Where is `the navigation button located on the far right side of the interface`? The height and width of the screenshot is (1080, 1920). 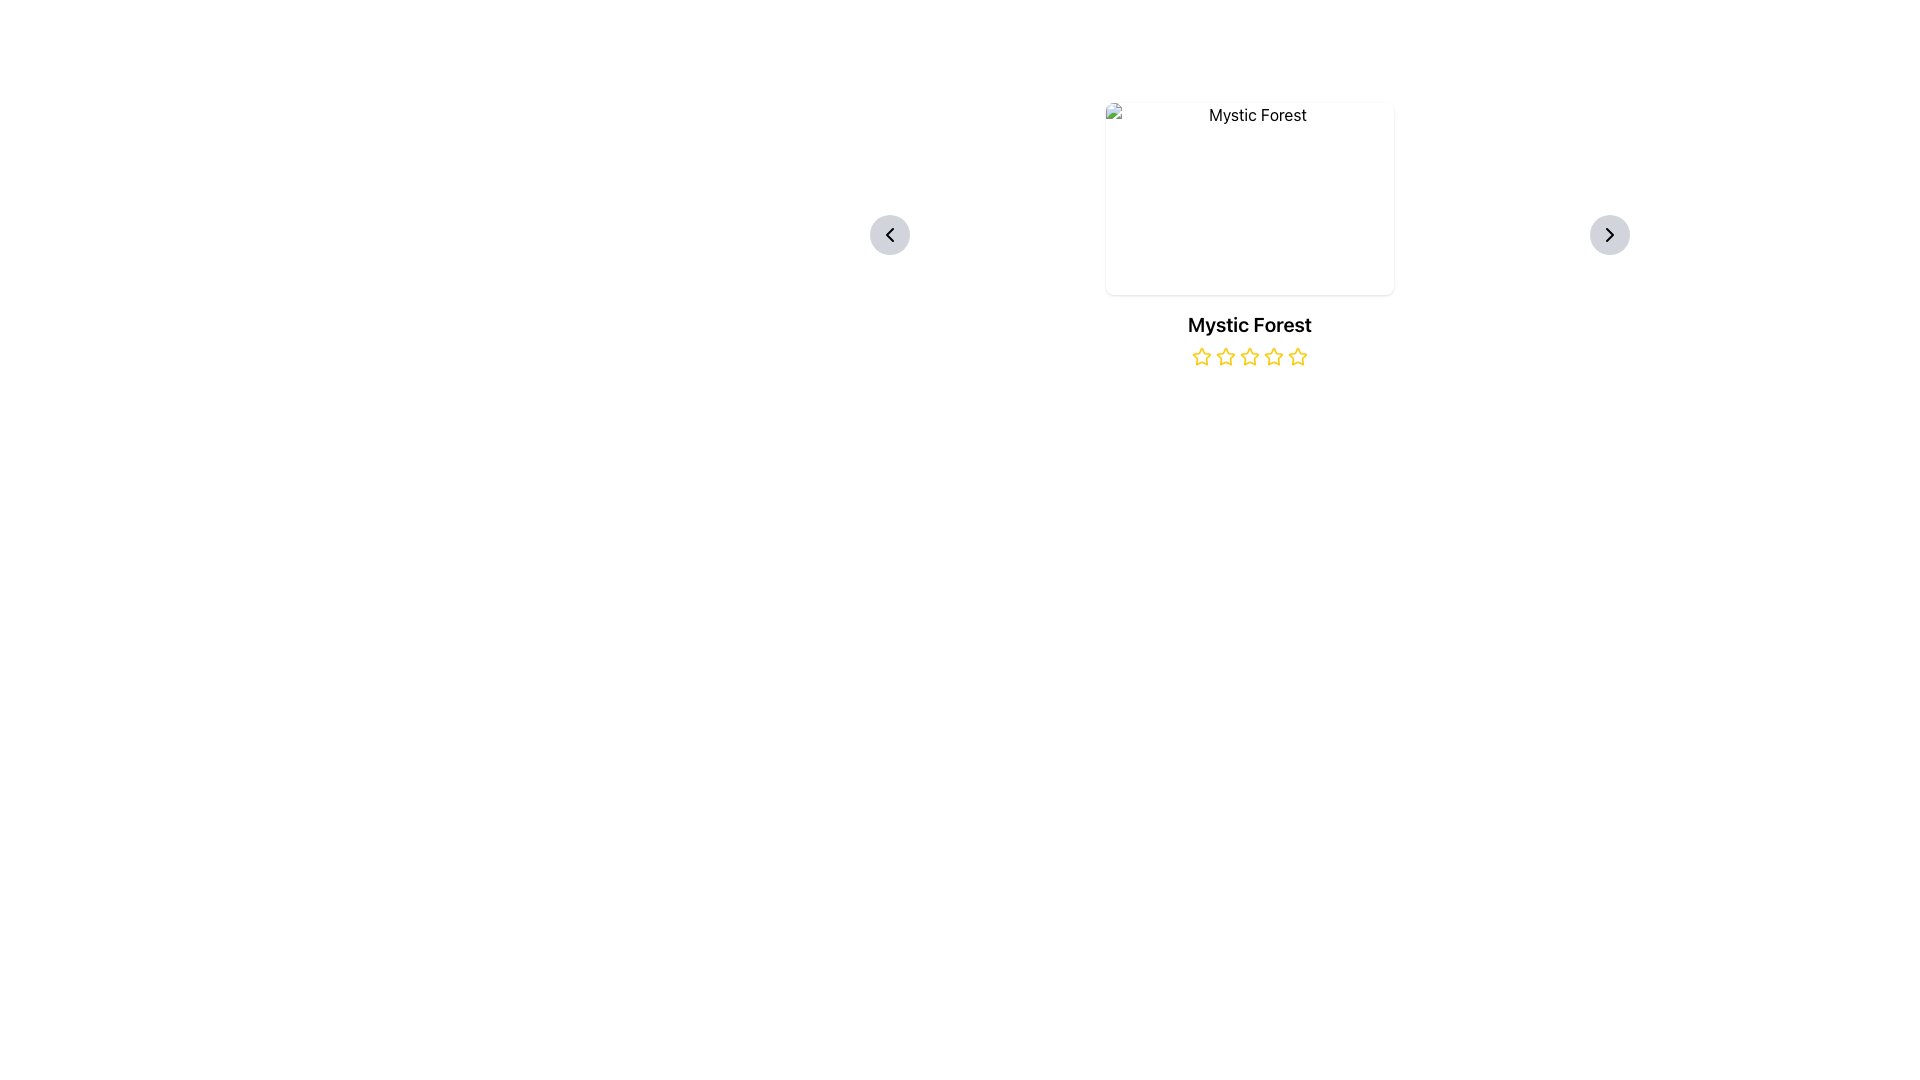 the navigation button located on the far right side of the interface is located at coordinates (1609, 234).